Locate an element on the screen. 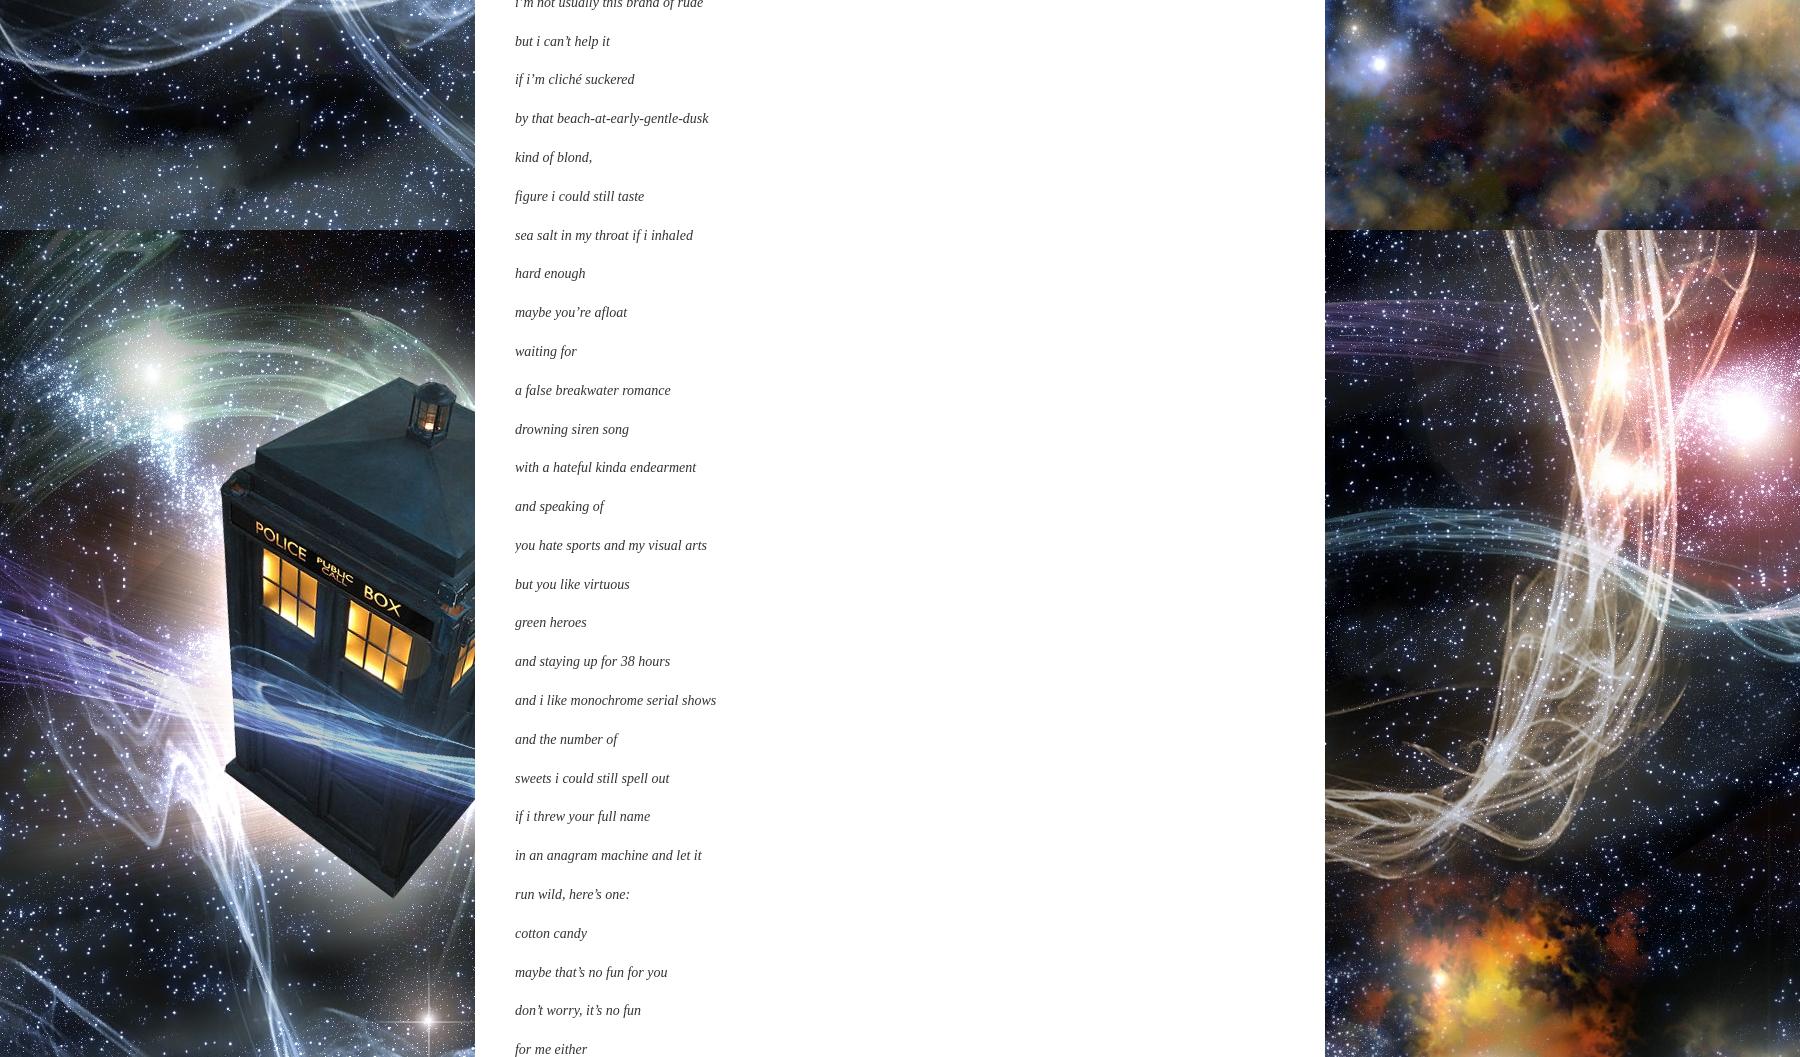  'you’ve got that' is located at coordinates (555, 501).